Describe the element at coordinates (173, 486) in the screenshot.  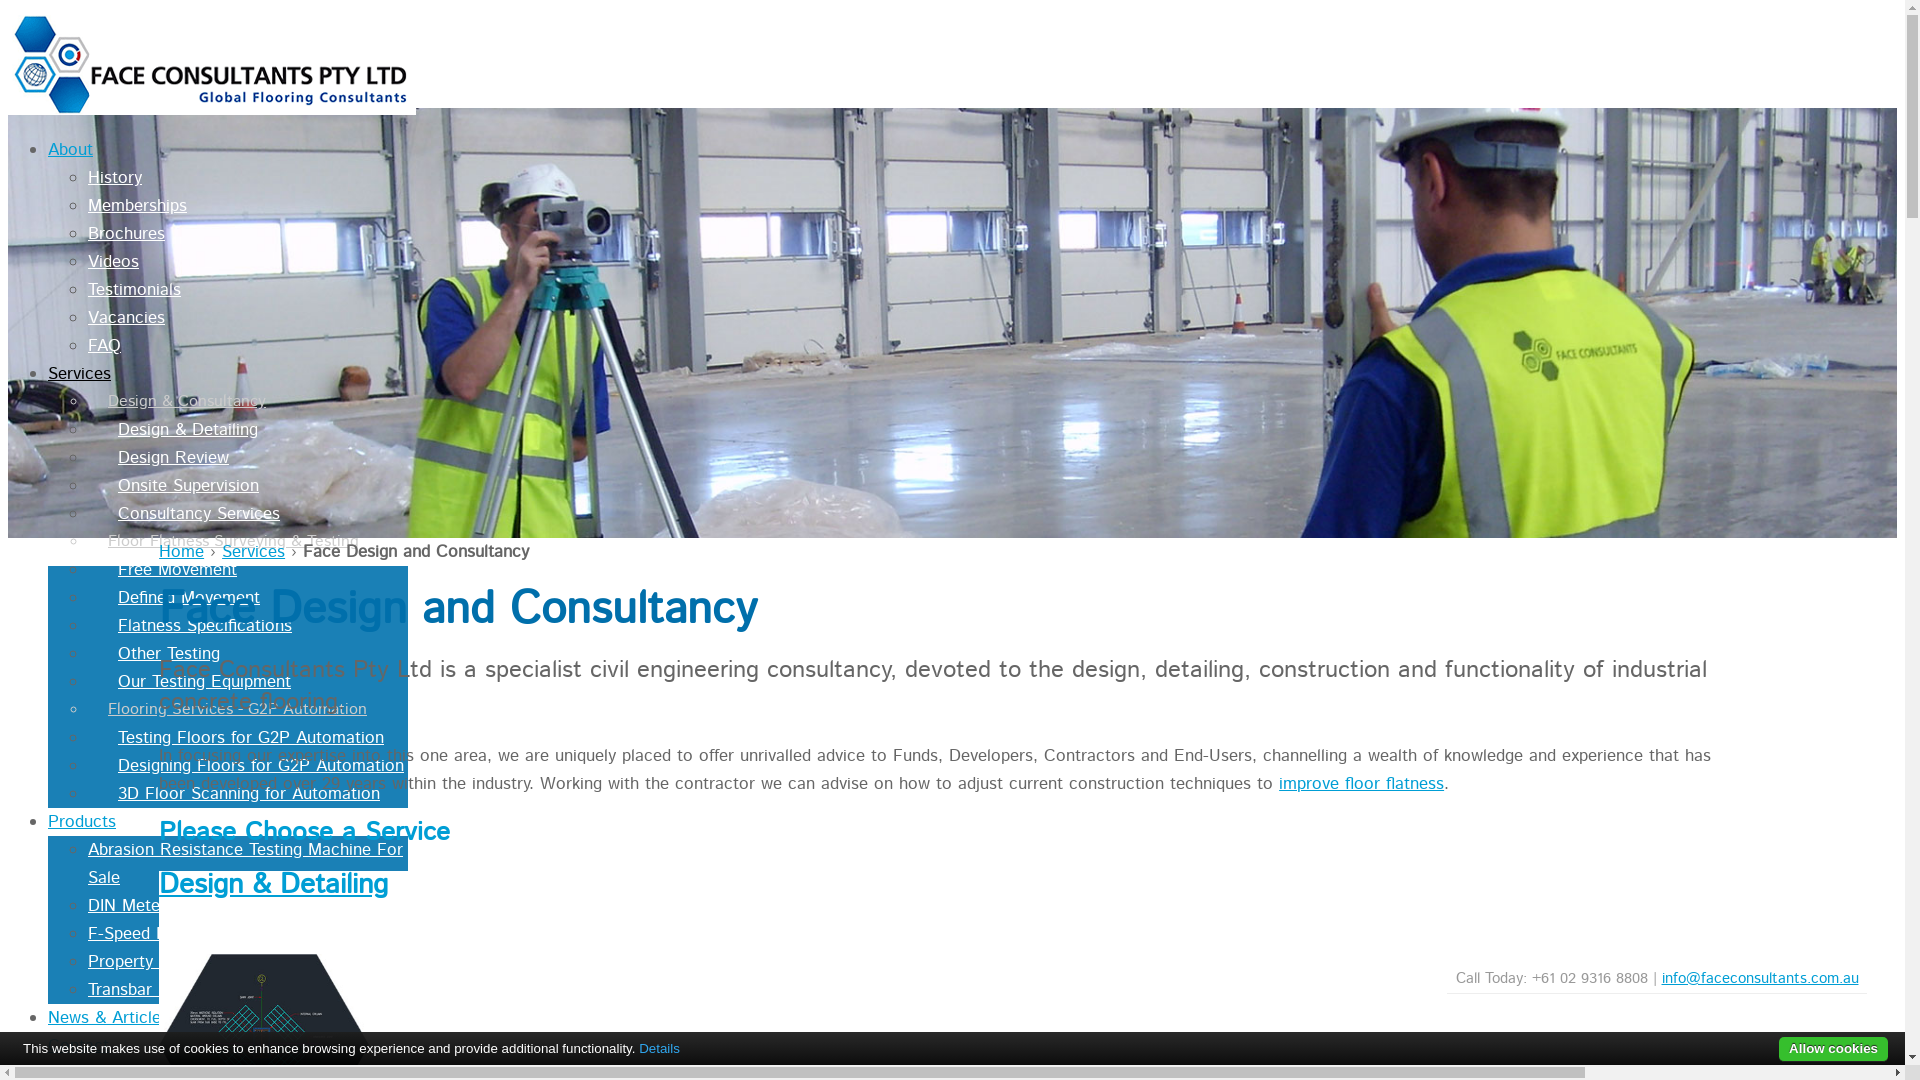
I see `'Onsite Supervision'` at that location.